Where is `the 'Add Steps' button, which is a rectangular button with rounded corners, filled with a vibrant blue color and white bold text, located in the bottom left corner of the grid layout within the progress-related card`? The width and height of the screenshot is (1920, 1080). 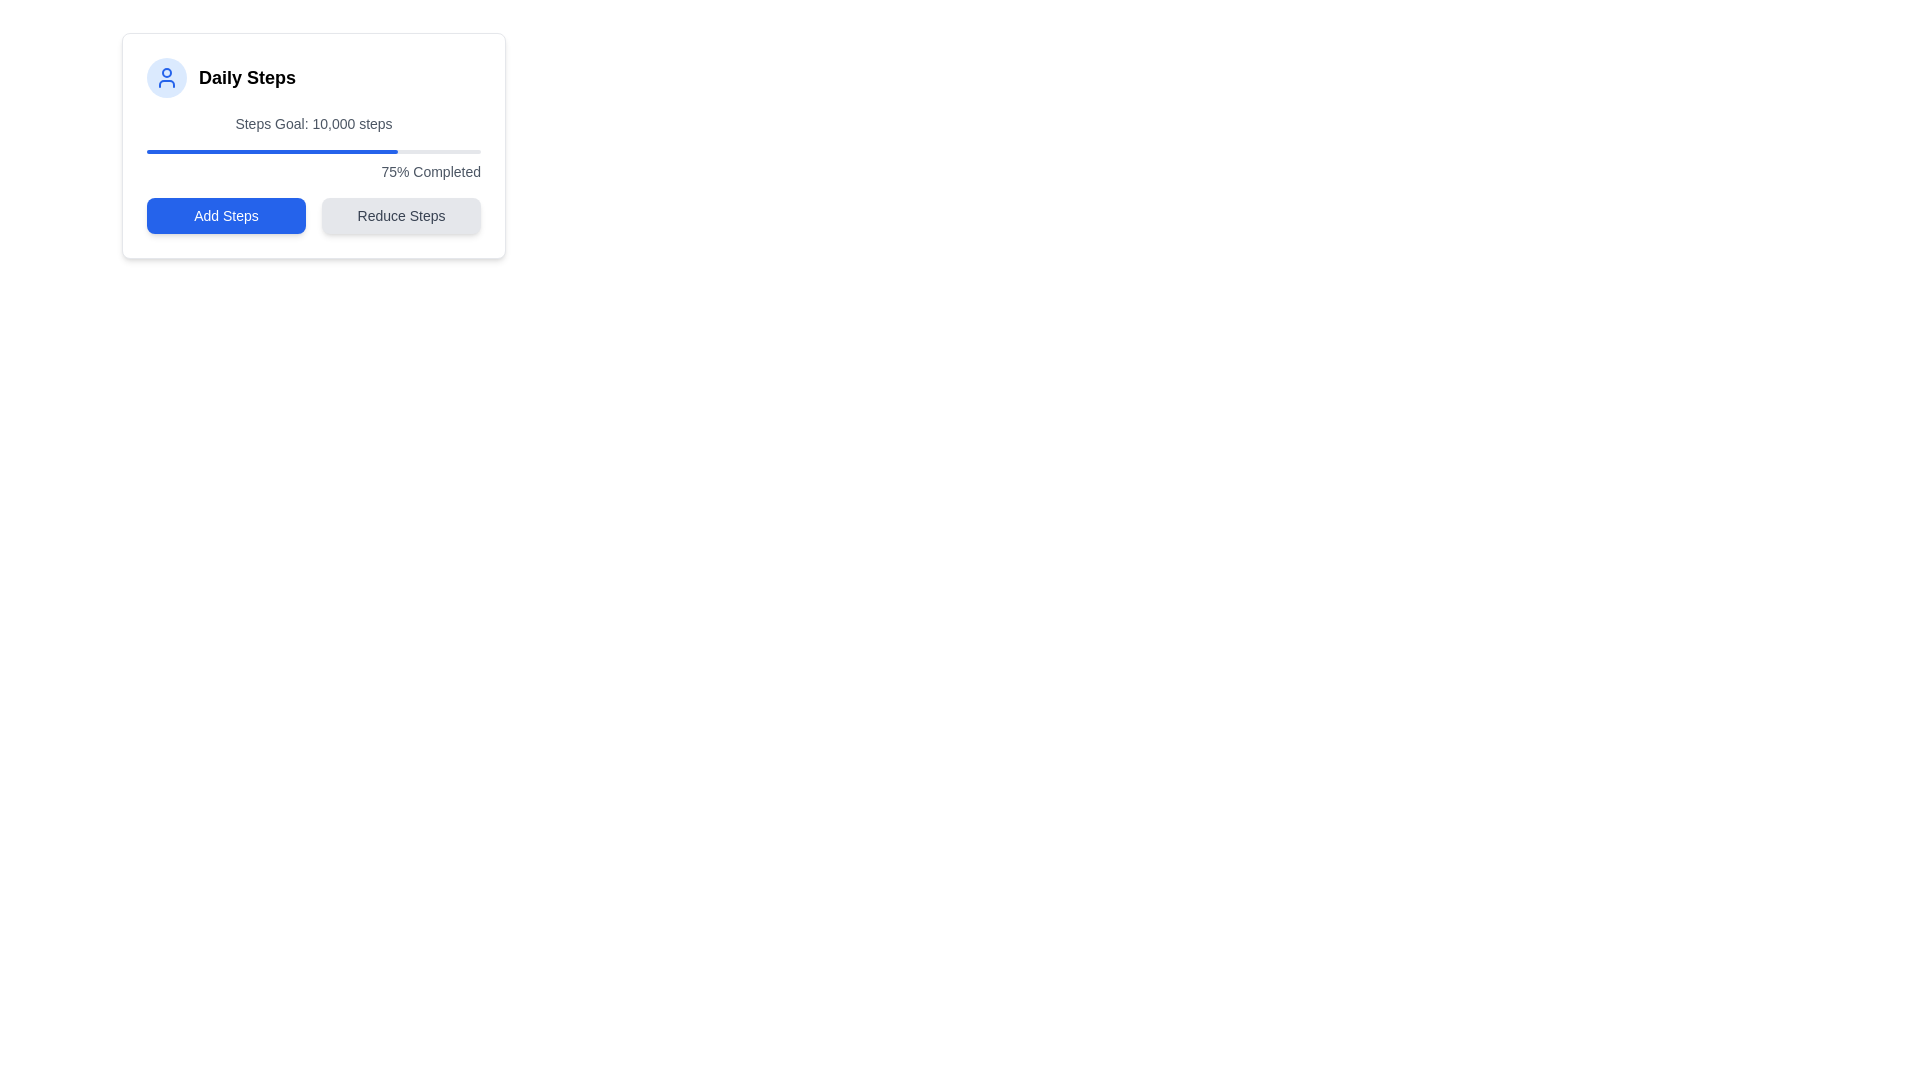
the 'Add Steps' button, which is a rectangular button with rounded corners, filled with a vibrant blue color and white bold text, located in the bottom left corner of the grid layout within the progress-related card is located at coordinates (226, 216).